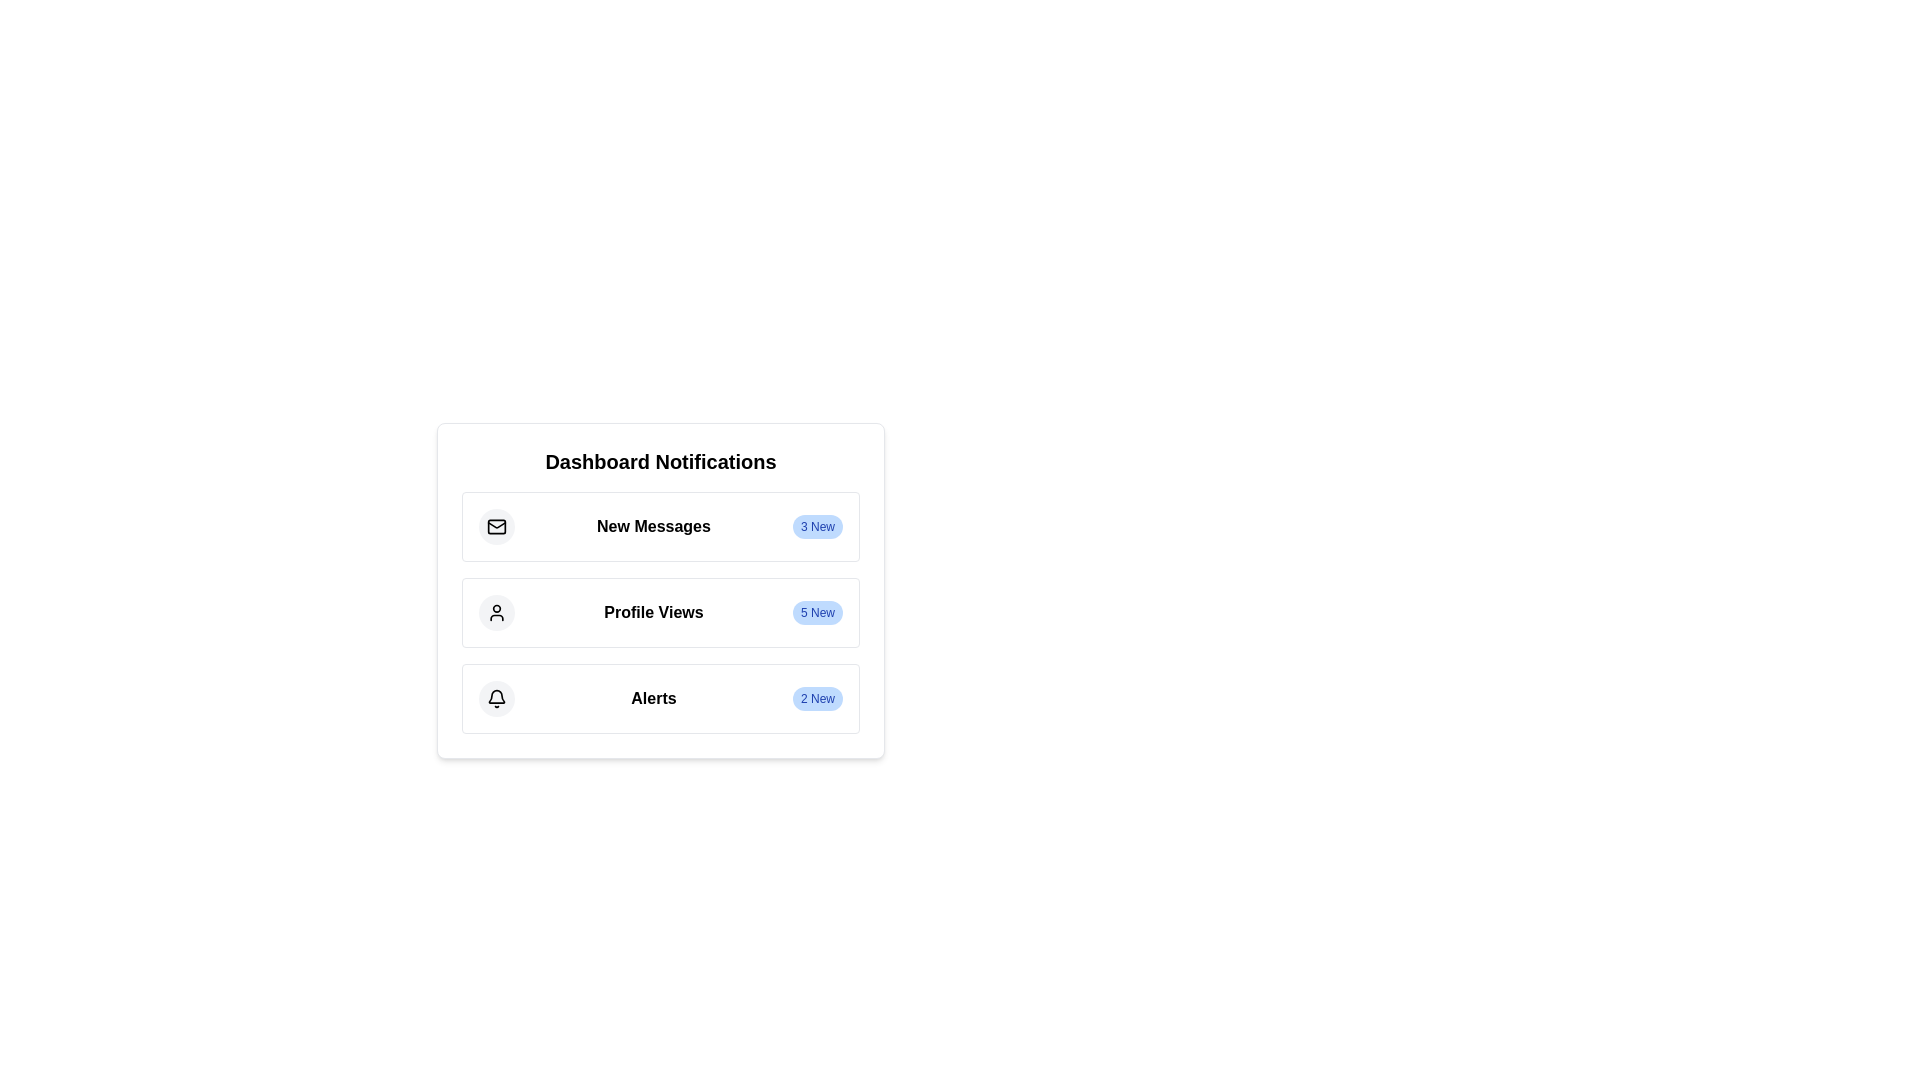 The width and height of the screenshot is (1920, 1080). What do you see at coordinates (653, 611) in the screenshot?
I see `the 'Profile Views' label in the notification list panel, which is positioned between the 'New Messages' and 'Alerts' rows` at bounding box center [653, 611].